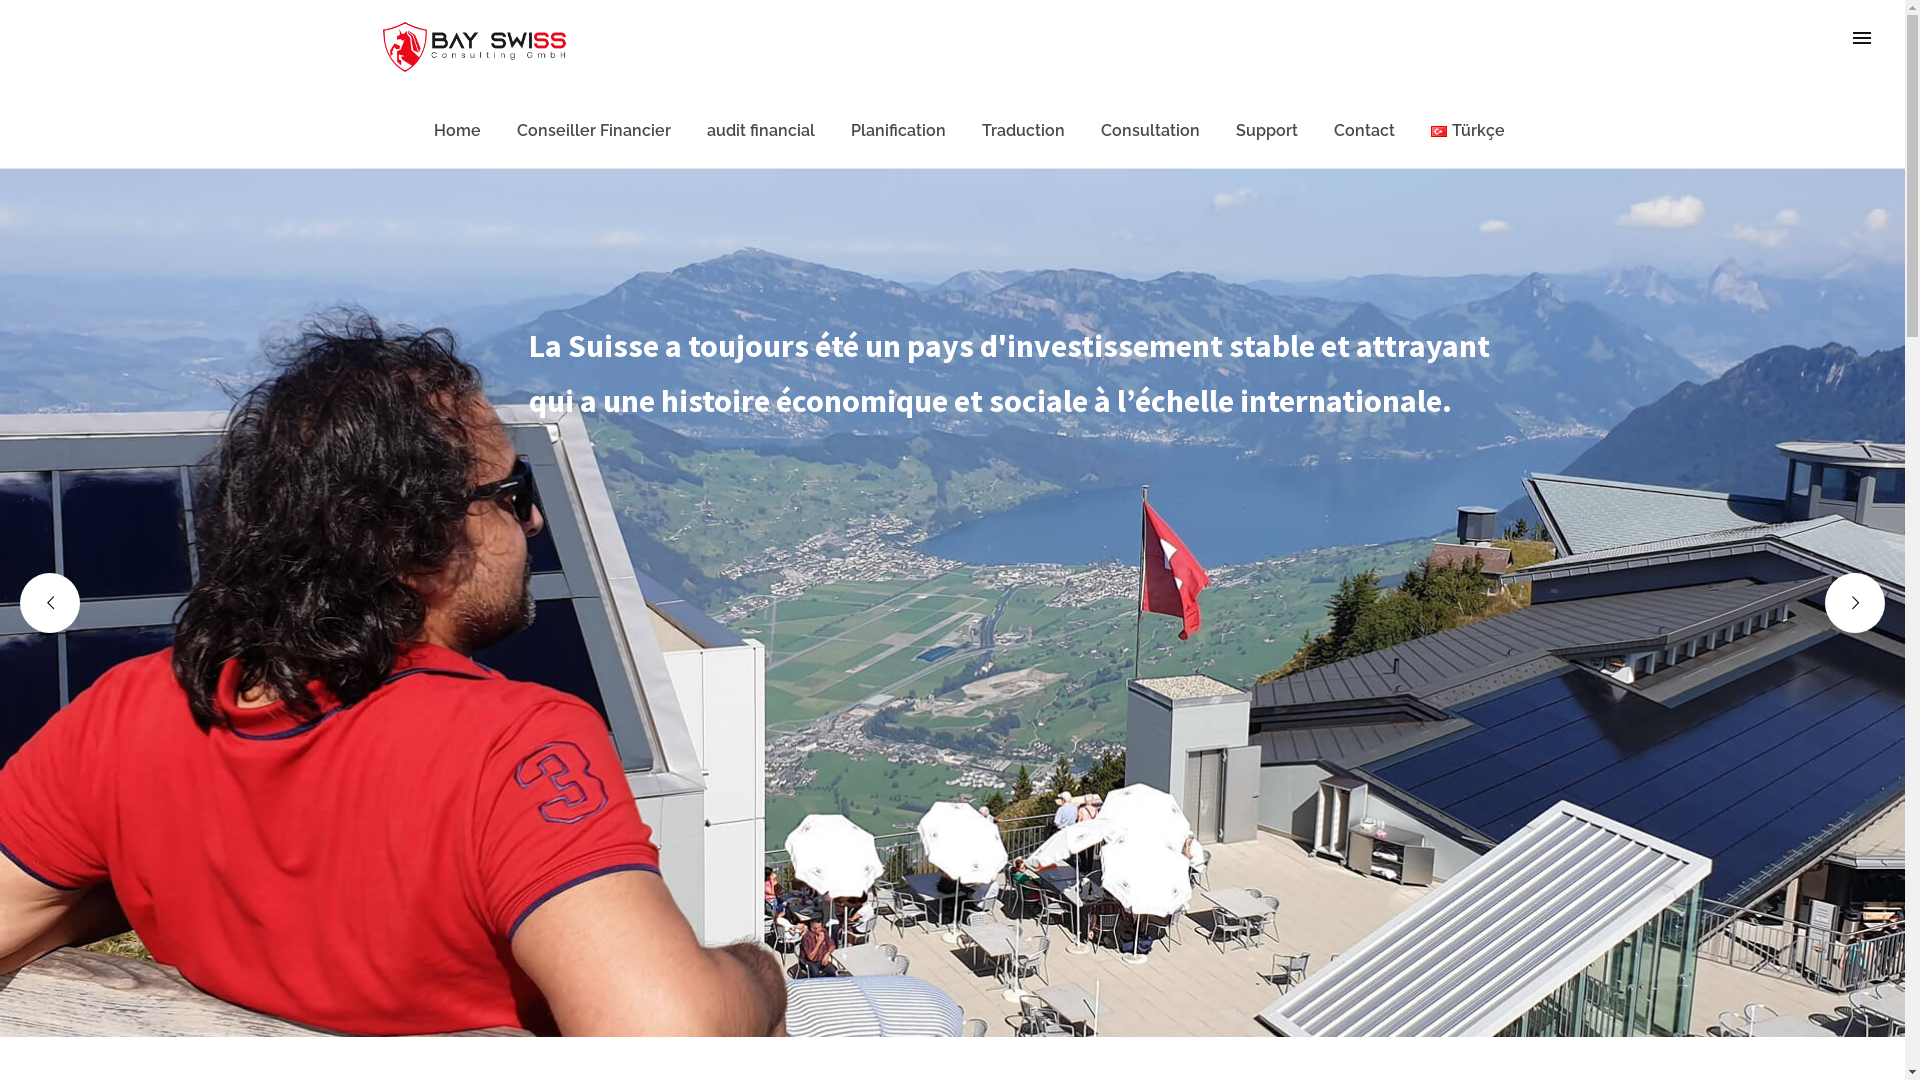  Describe the element at coordinates (1150, 130) in the screenshot. I see `'Consultation'` at that location.